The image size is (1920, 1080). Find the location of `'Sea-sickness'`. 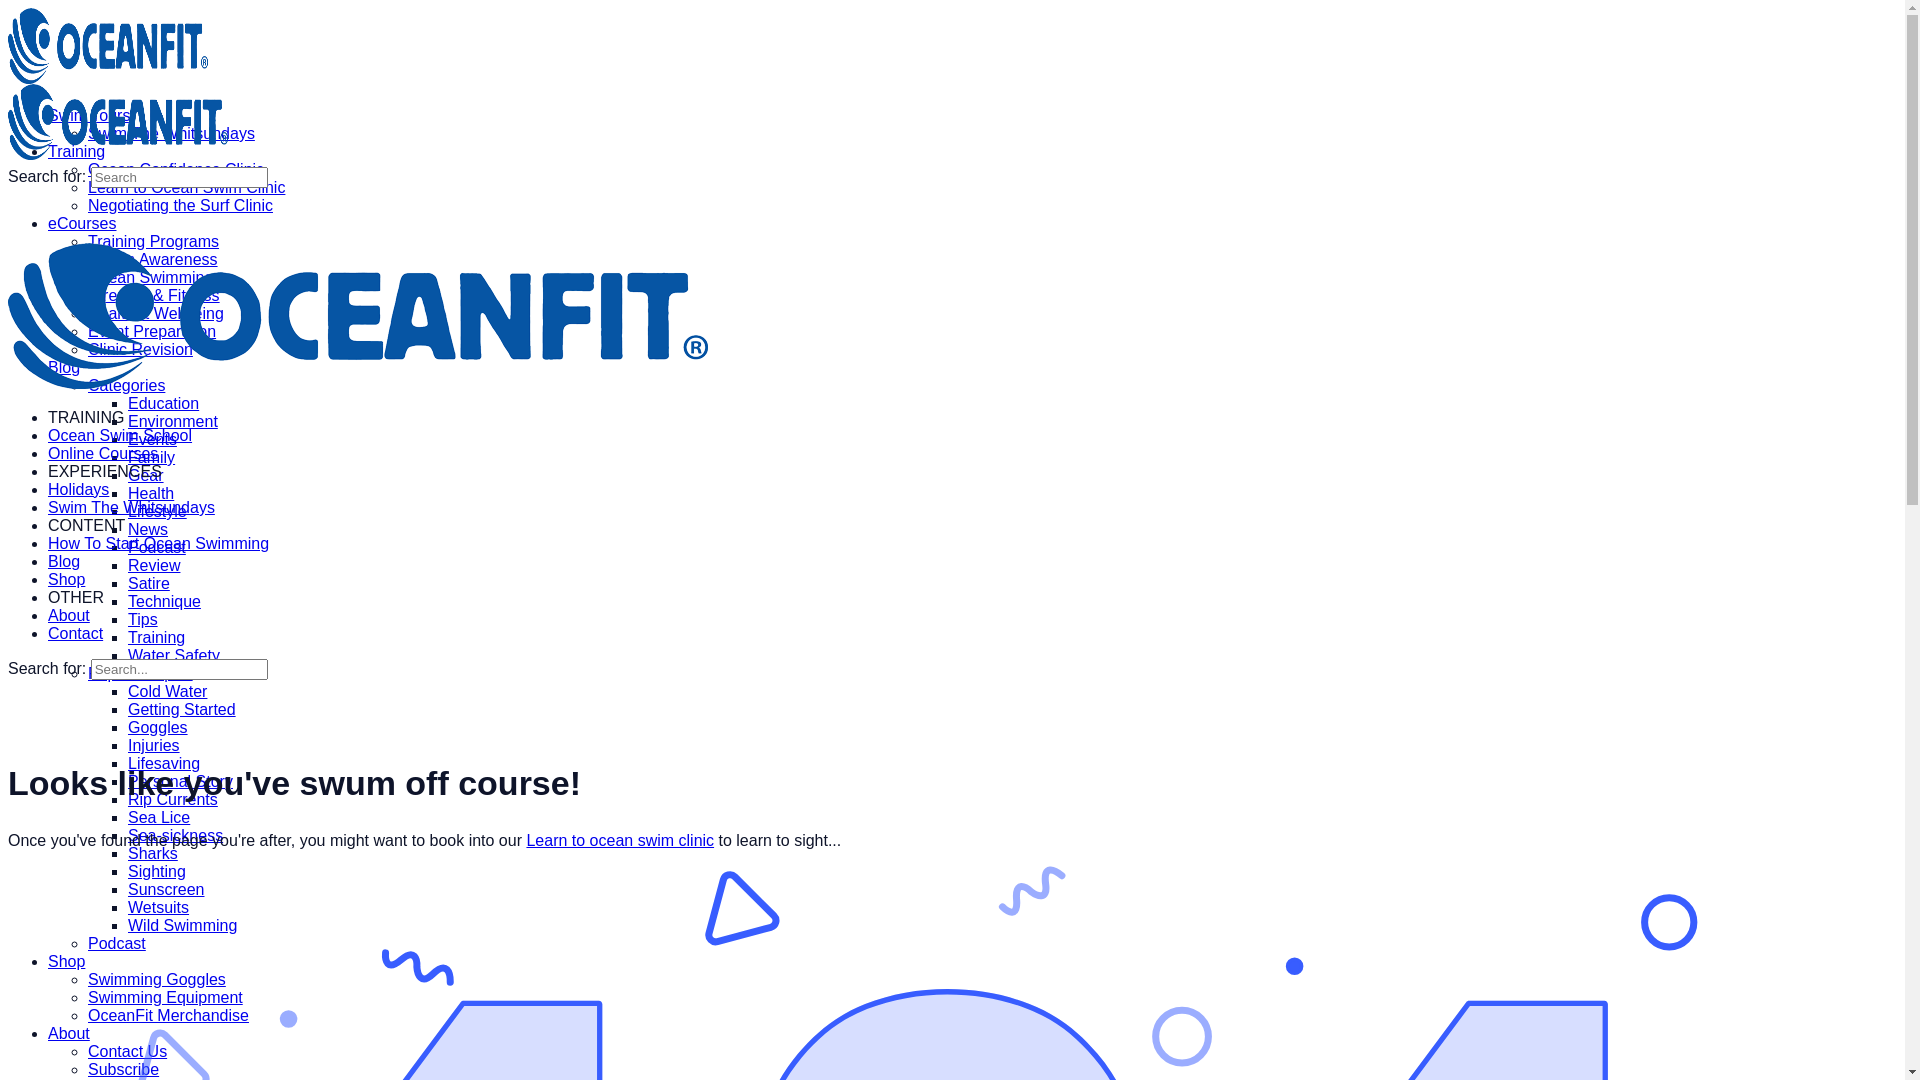

'Sea-sickness' is located at coordinates (175, 835).